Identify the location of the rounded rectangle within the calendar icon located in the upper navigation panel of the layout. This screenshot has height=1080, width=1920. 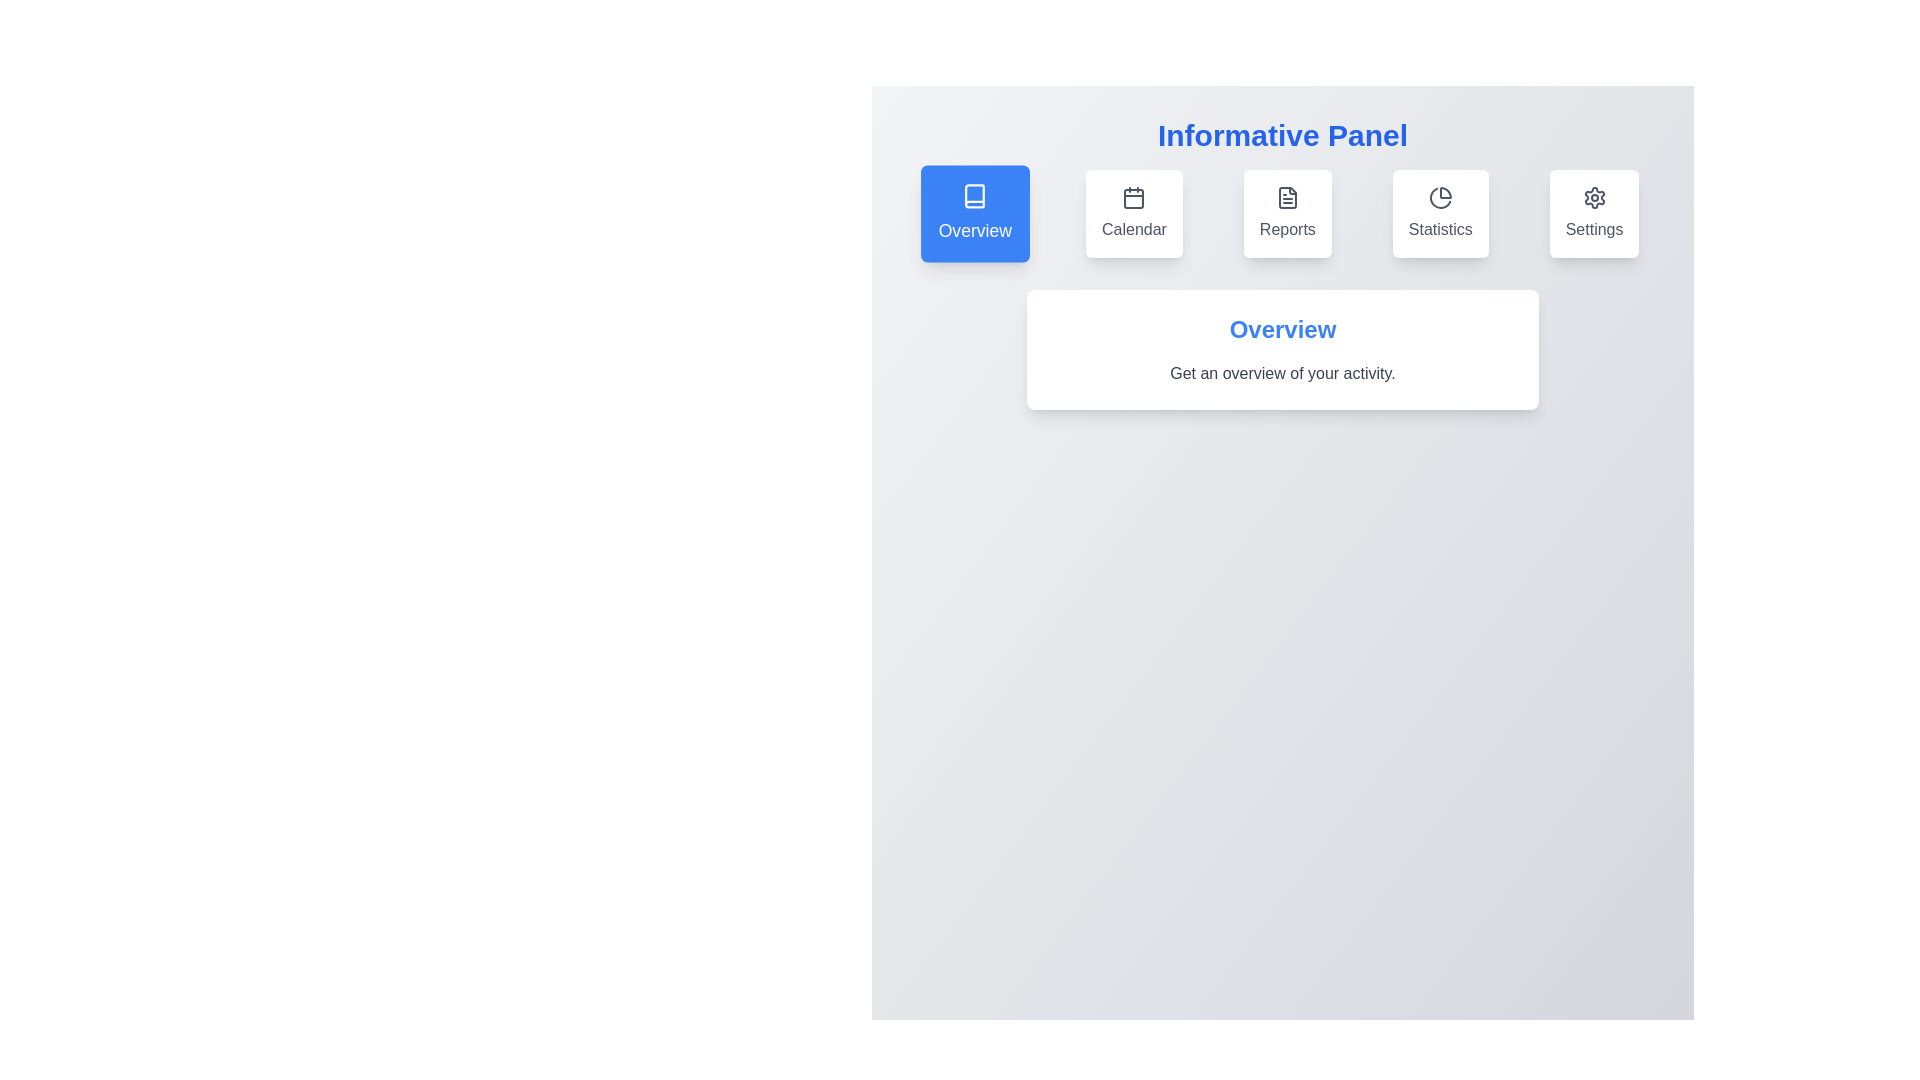
(1134, 199).